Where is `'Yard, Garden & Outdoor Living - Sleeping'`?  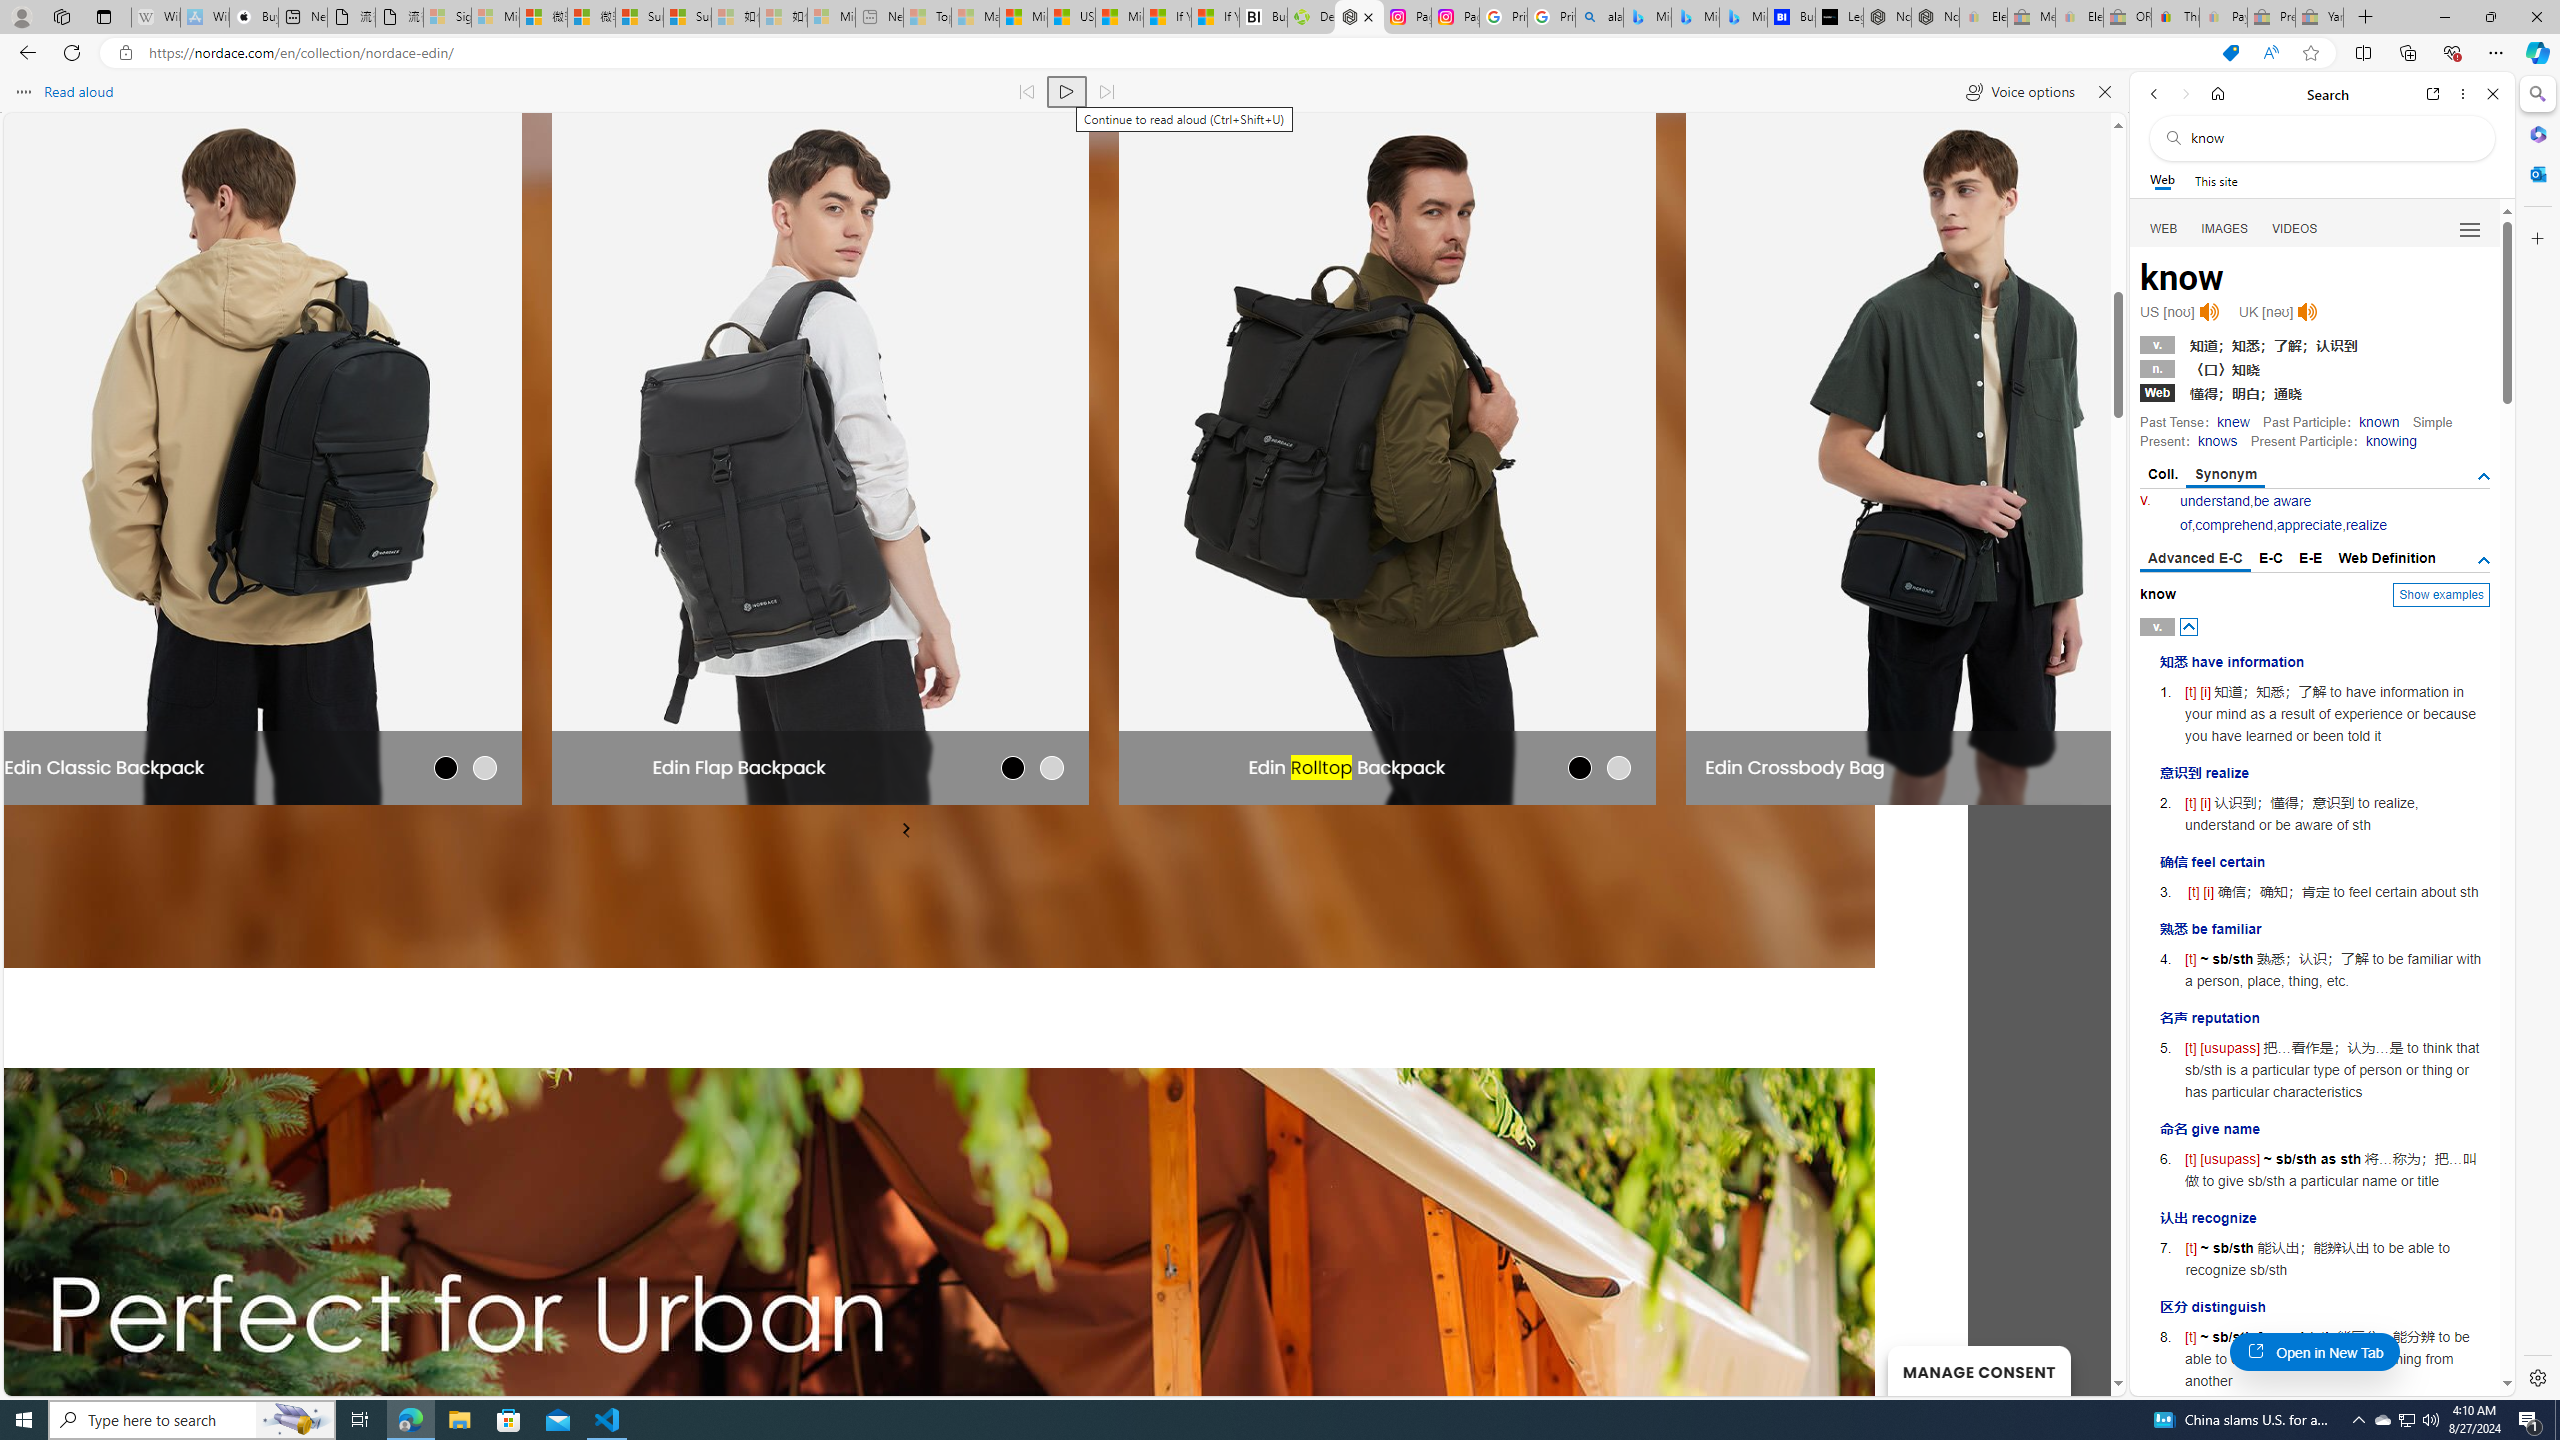
'Yard, Garden & Outdoor Living - Sleeping' is located at coordinates (2319, 16).